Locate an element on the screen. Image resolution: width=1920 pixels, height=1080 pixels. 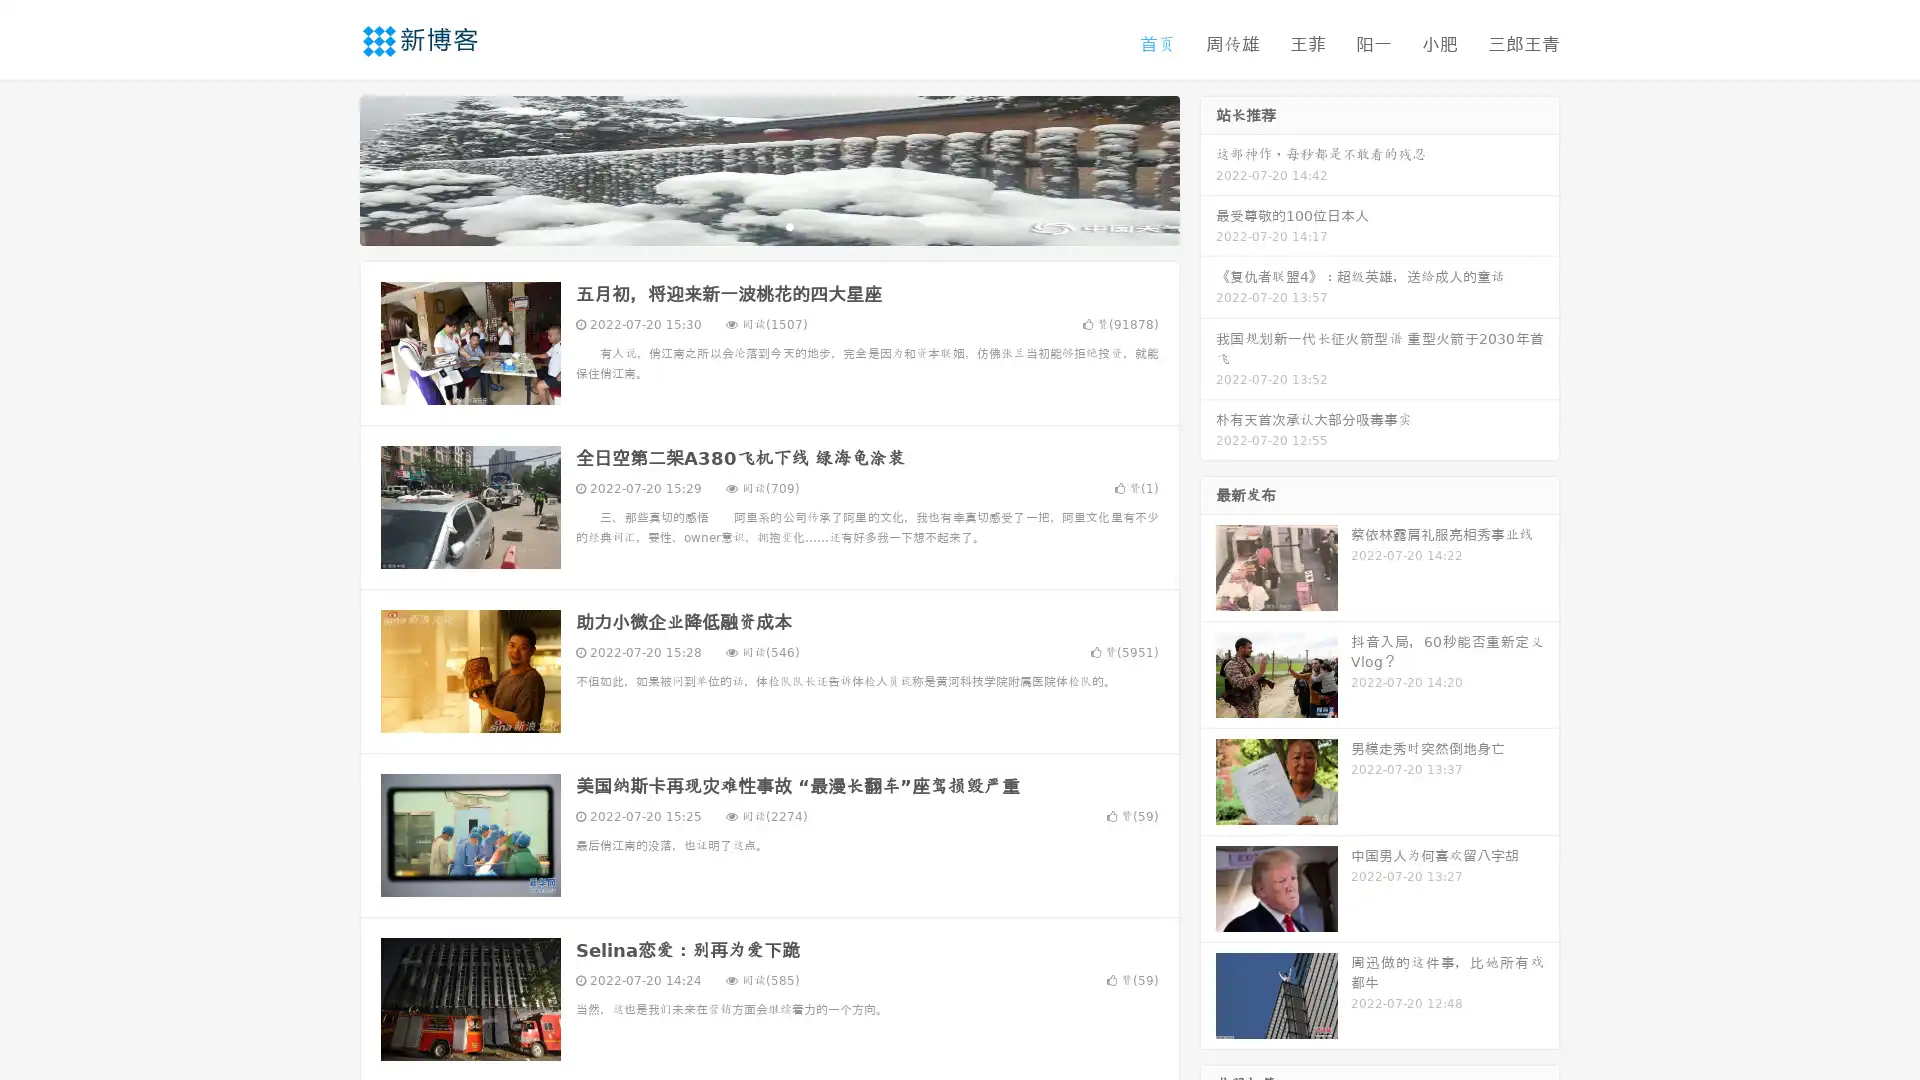
Go to slide 3 is located at coordinates (789, 225).